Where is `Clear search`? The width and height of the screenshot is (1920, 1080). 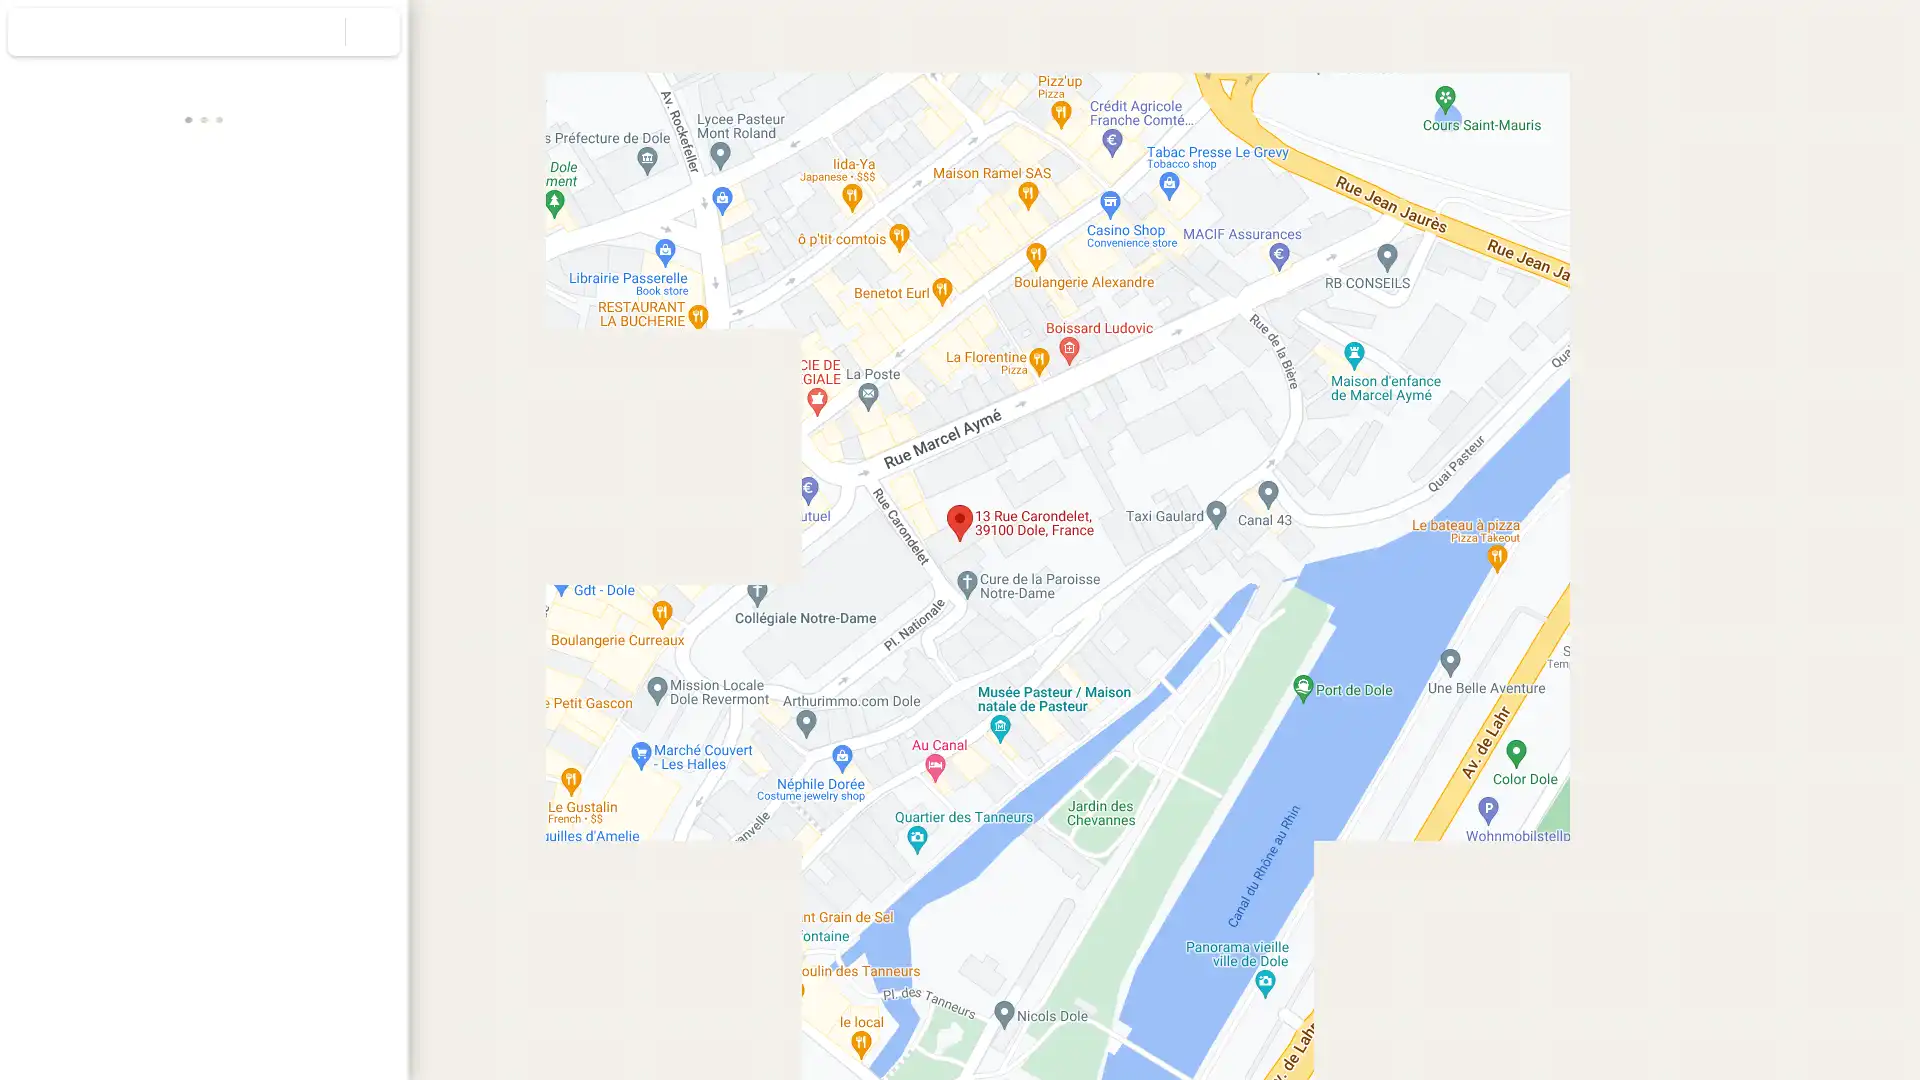 Clear search is located at coordinates (373, 31).